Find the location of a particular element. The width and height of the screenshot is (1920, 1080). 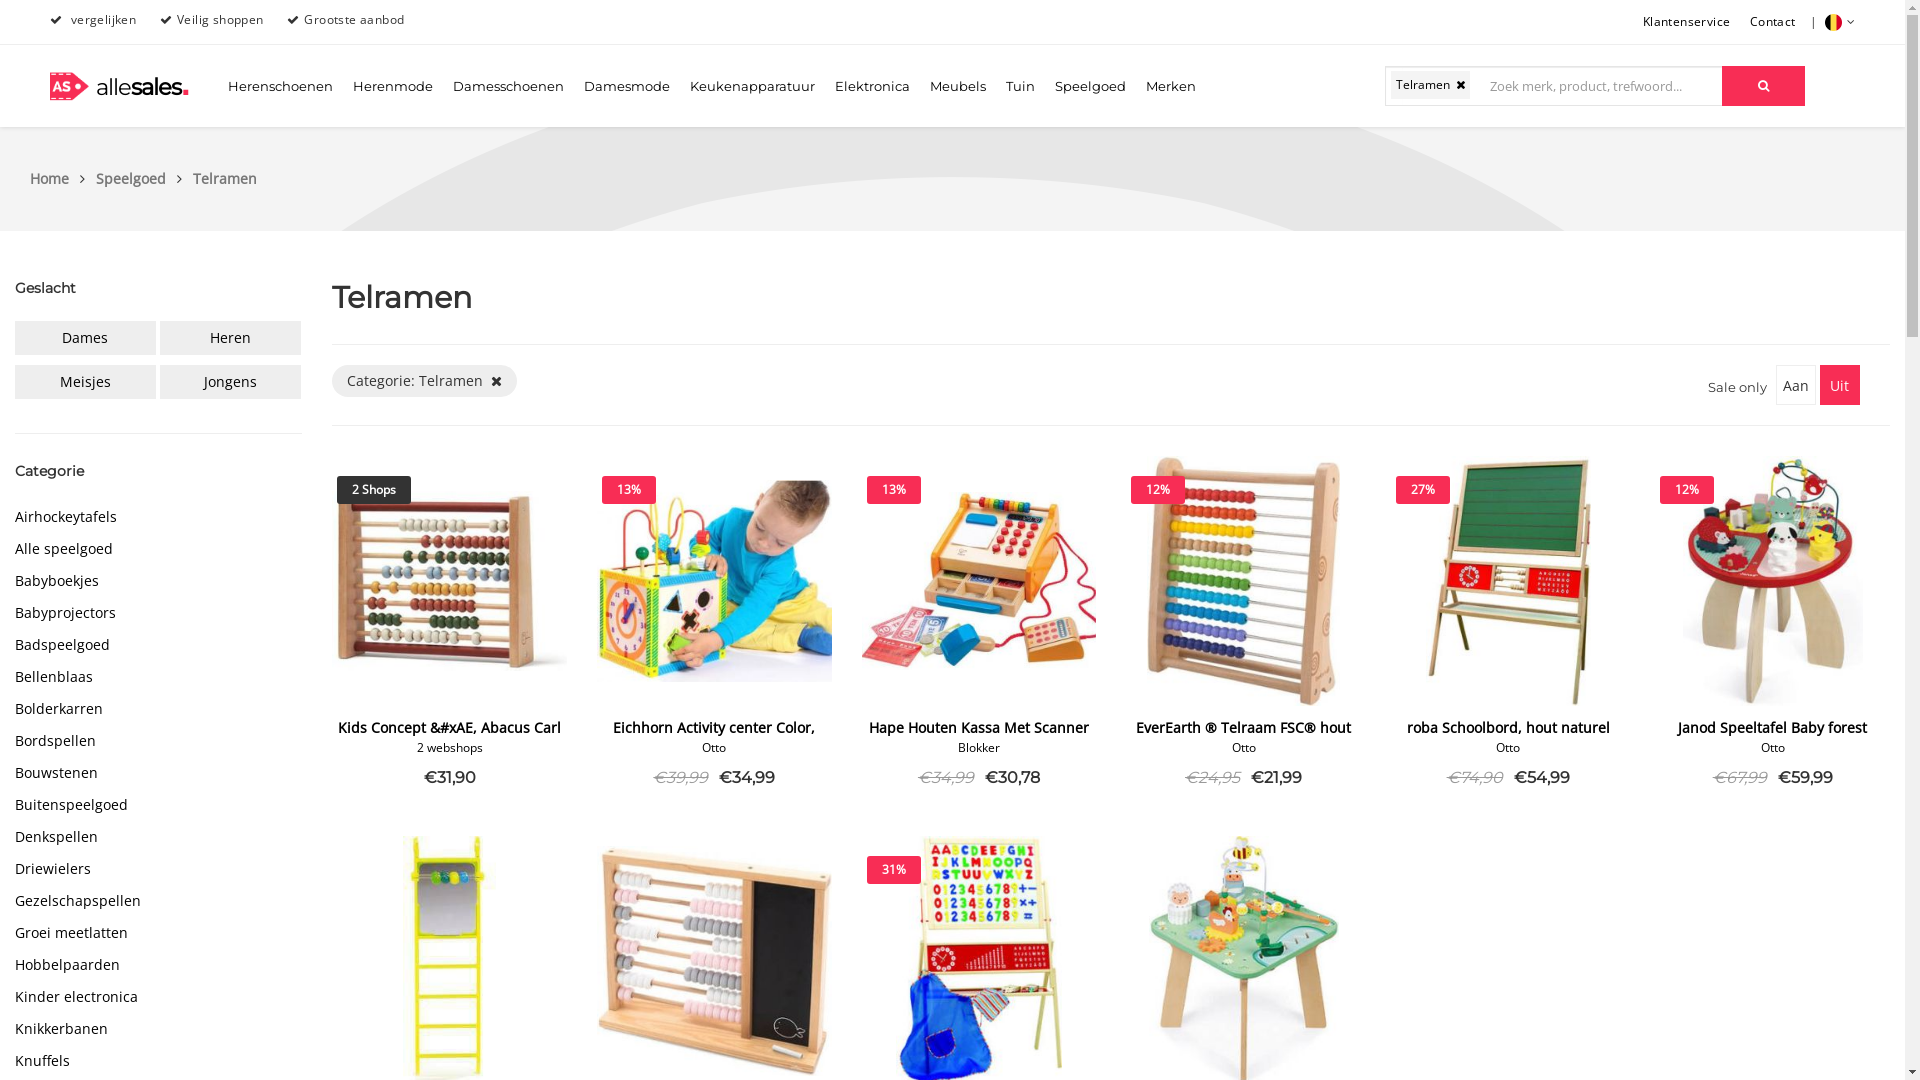

'Dames' is located at coordinates (14, 337).